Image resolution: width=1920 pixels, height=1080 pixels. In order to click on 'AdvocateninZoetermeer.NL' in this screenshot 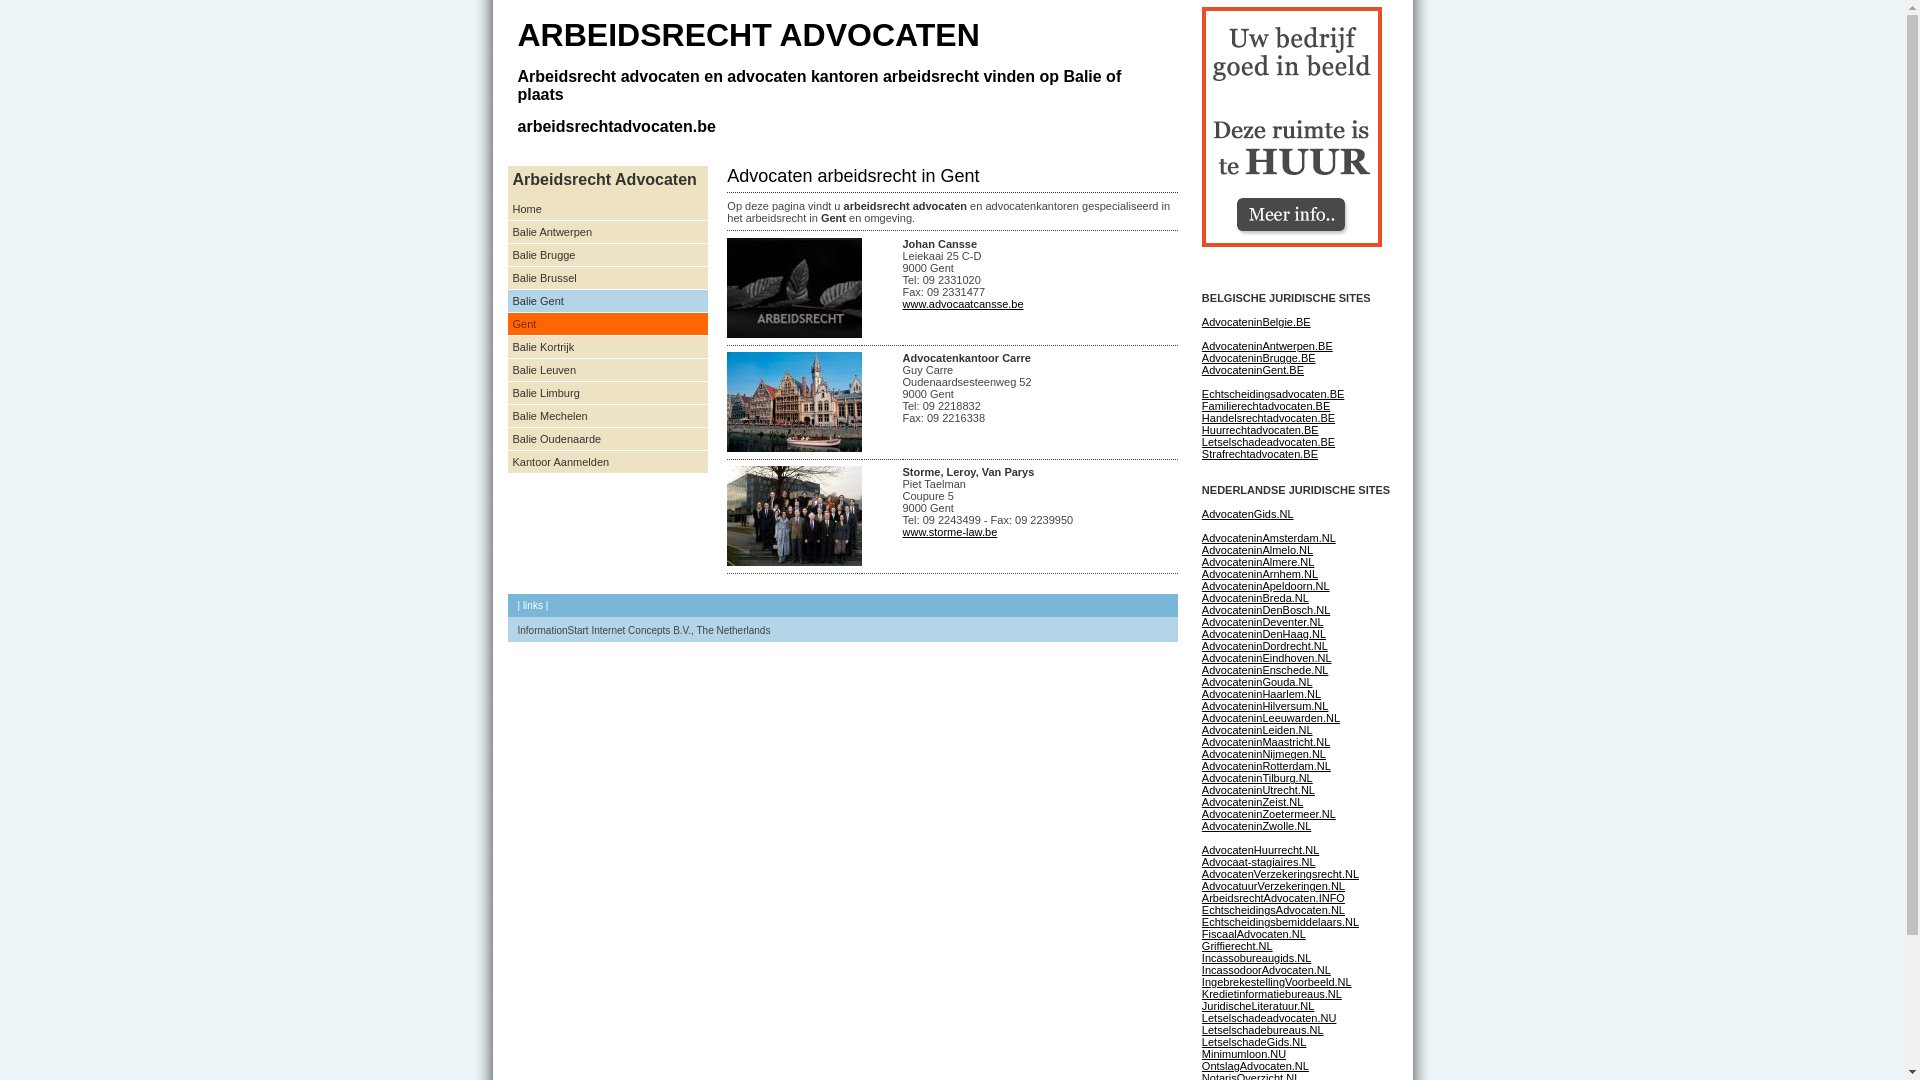, I will do `click(1267, 813)`.